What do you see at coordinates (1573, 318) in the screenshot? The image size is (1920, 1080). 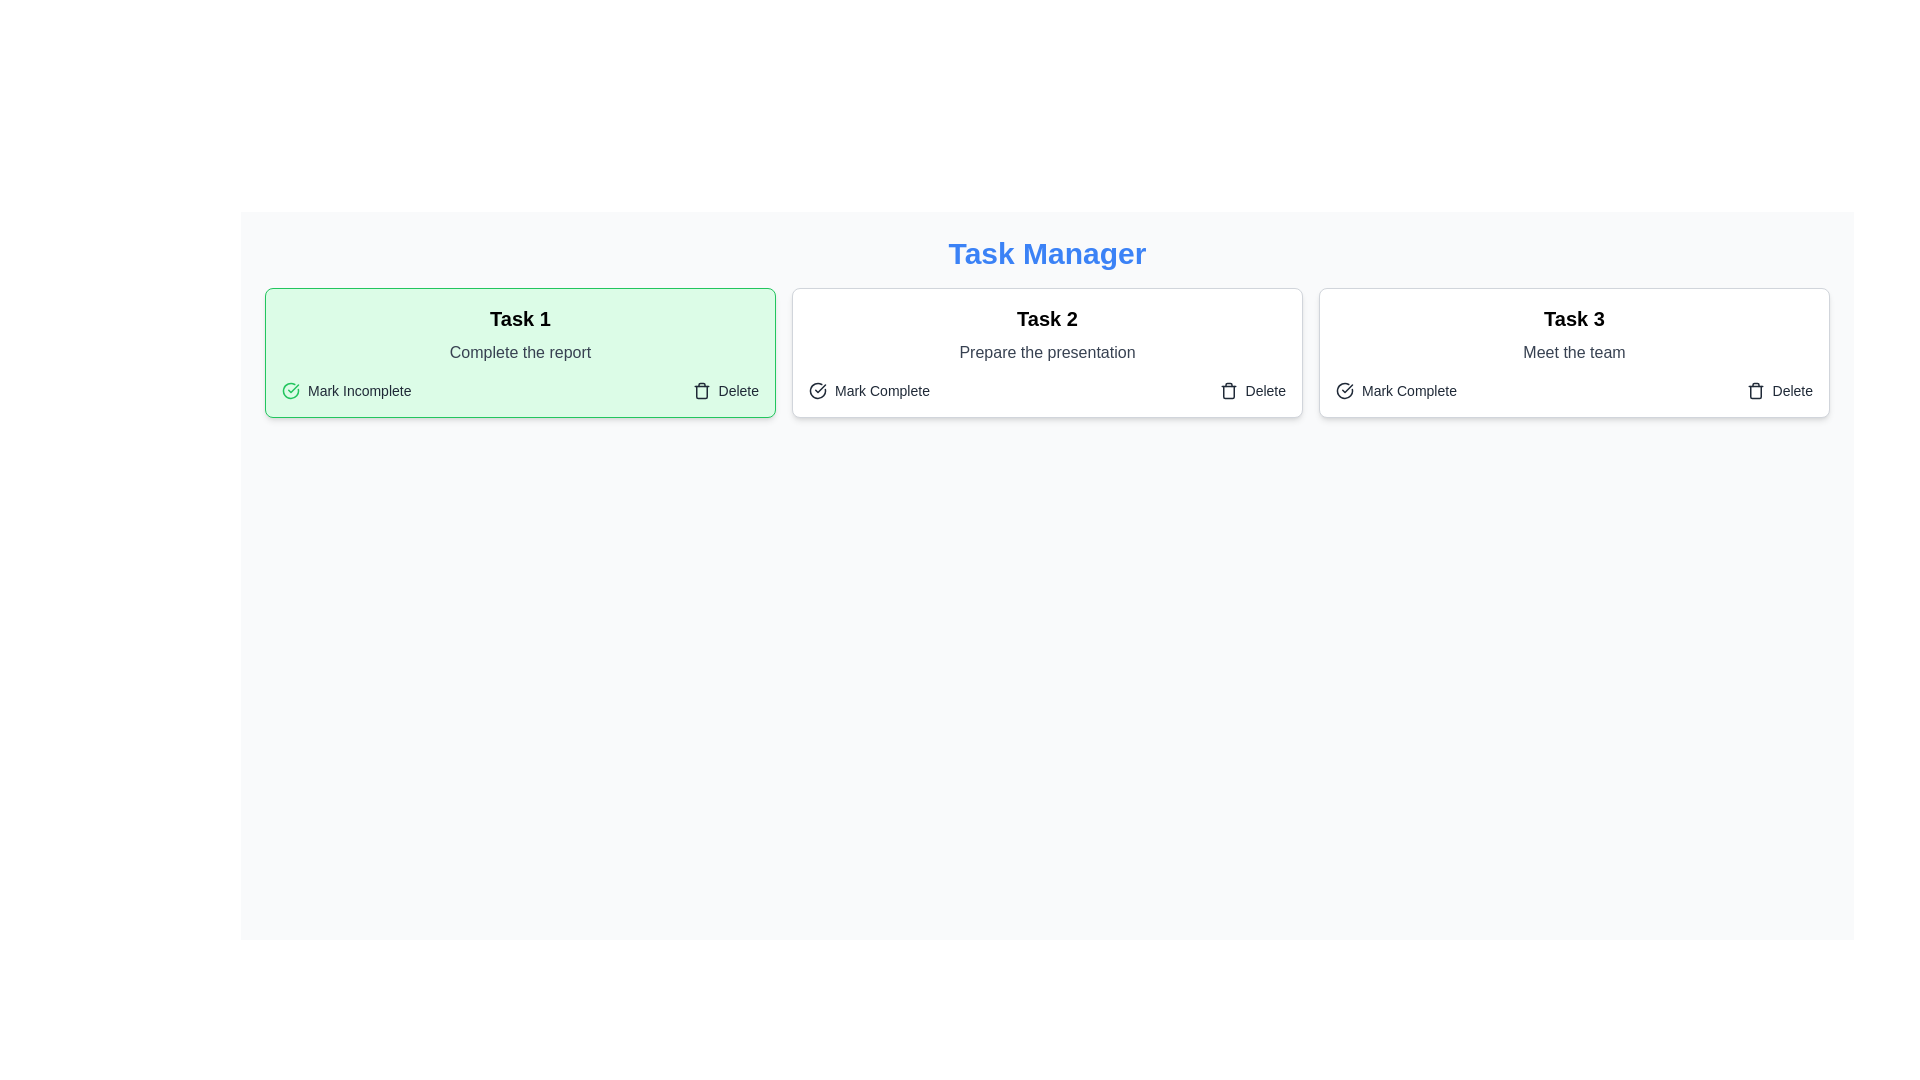 I see `the 'Task 3' text label, which is prominently displayed in bold and large font within the third task card, positioned above the text 'Meet the team'` at bounding box center [1573, 318].